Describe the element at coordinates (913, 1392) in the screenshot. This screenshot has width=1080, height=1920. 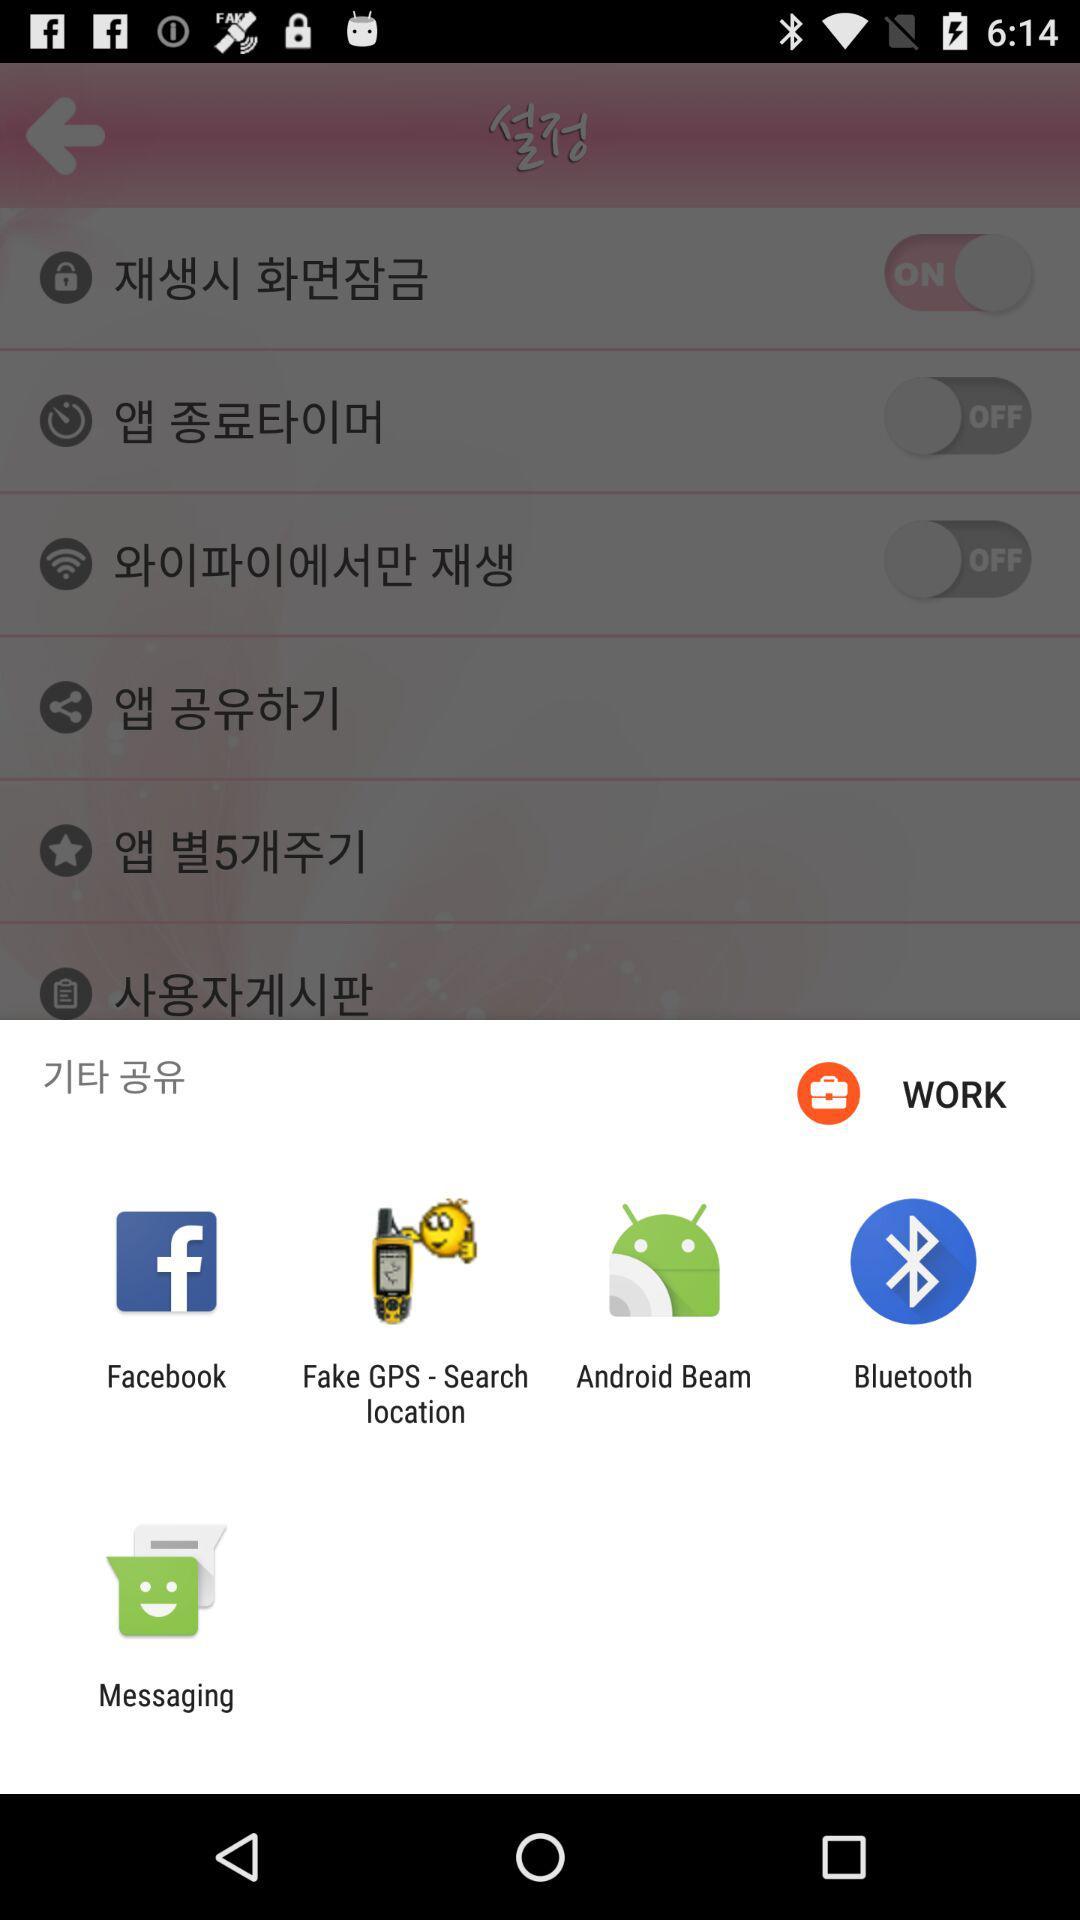
I see `the bluetooth app` at that location.